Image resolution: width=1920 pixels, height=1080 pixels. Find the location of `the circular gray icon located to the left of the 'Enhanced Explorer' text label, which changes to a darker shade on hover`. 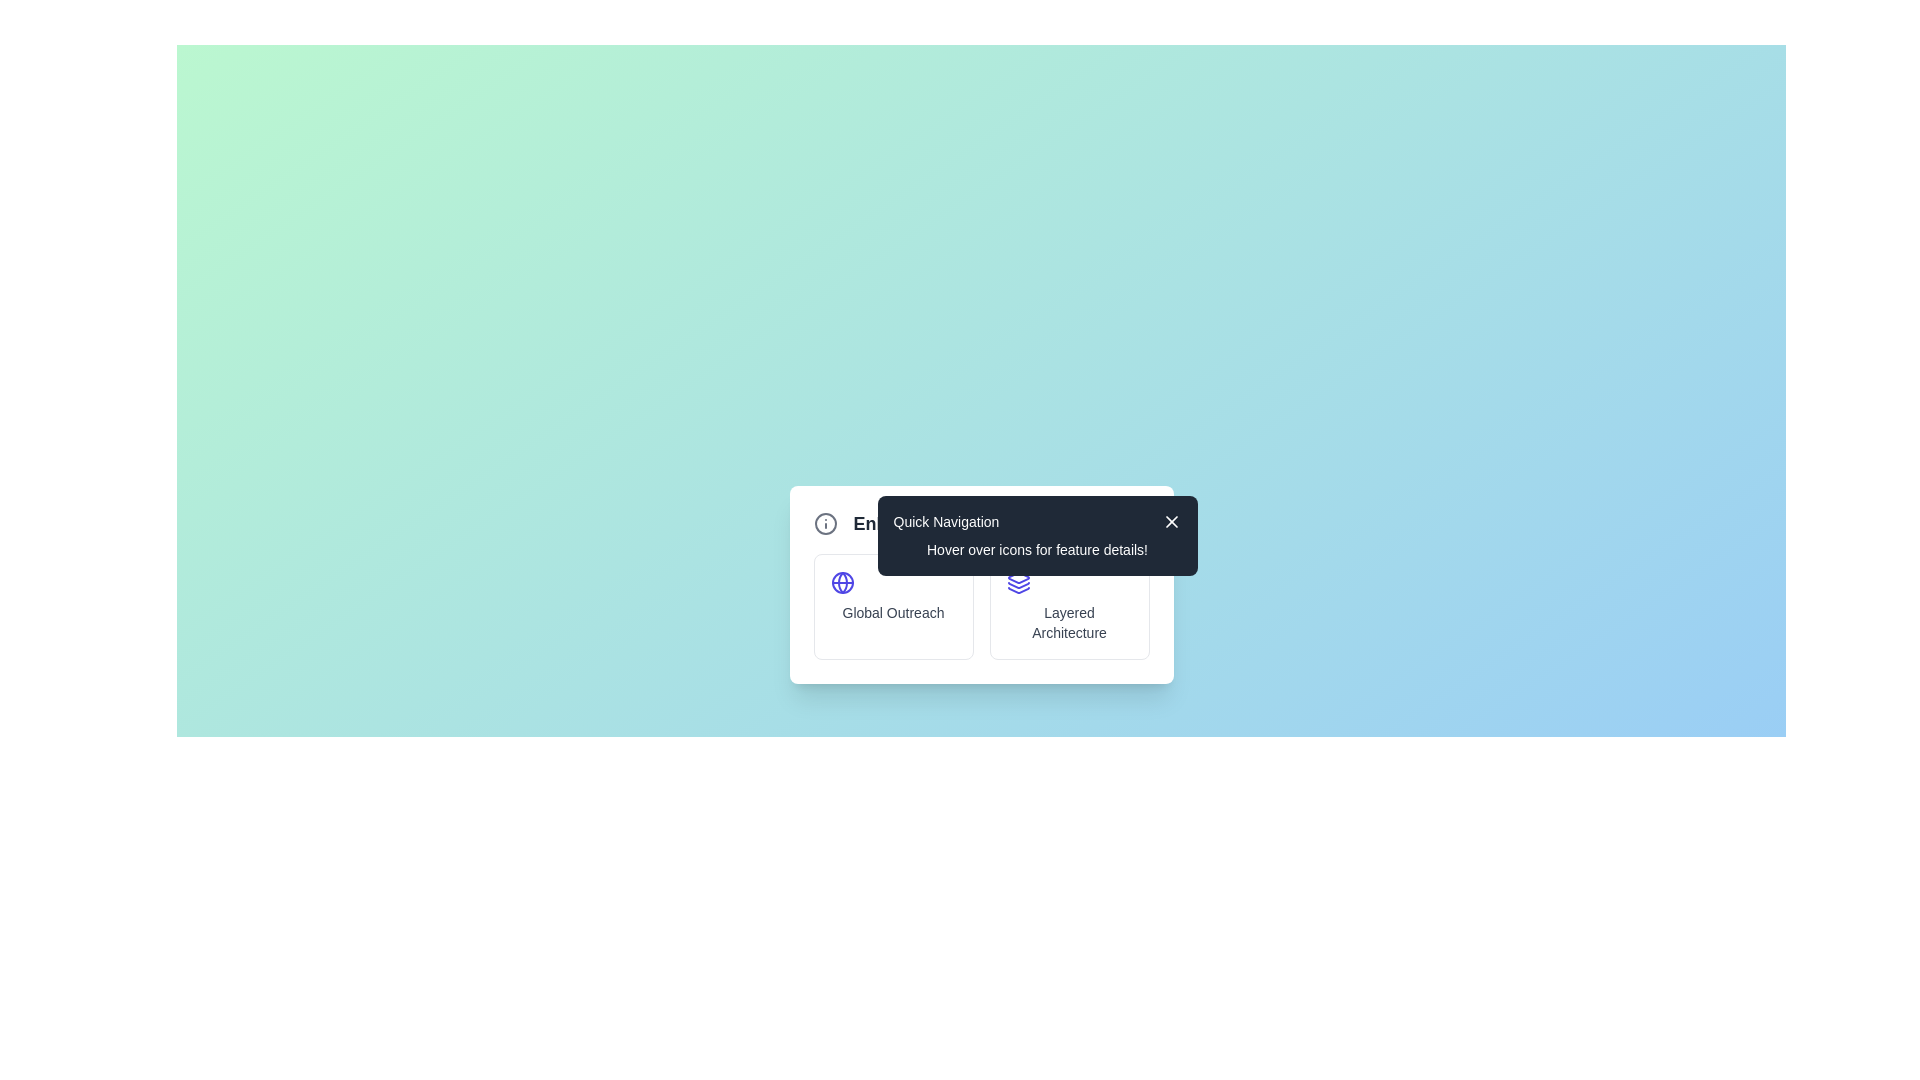

the circular gray icon located to the left of the 'Enhanced Explorer' text label, which changes to a darker shade on hover is located at coordinates (825, 523).